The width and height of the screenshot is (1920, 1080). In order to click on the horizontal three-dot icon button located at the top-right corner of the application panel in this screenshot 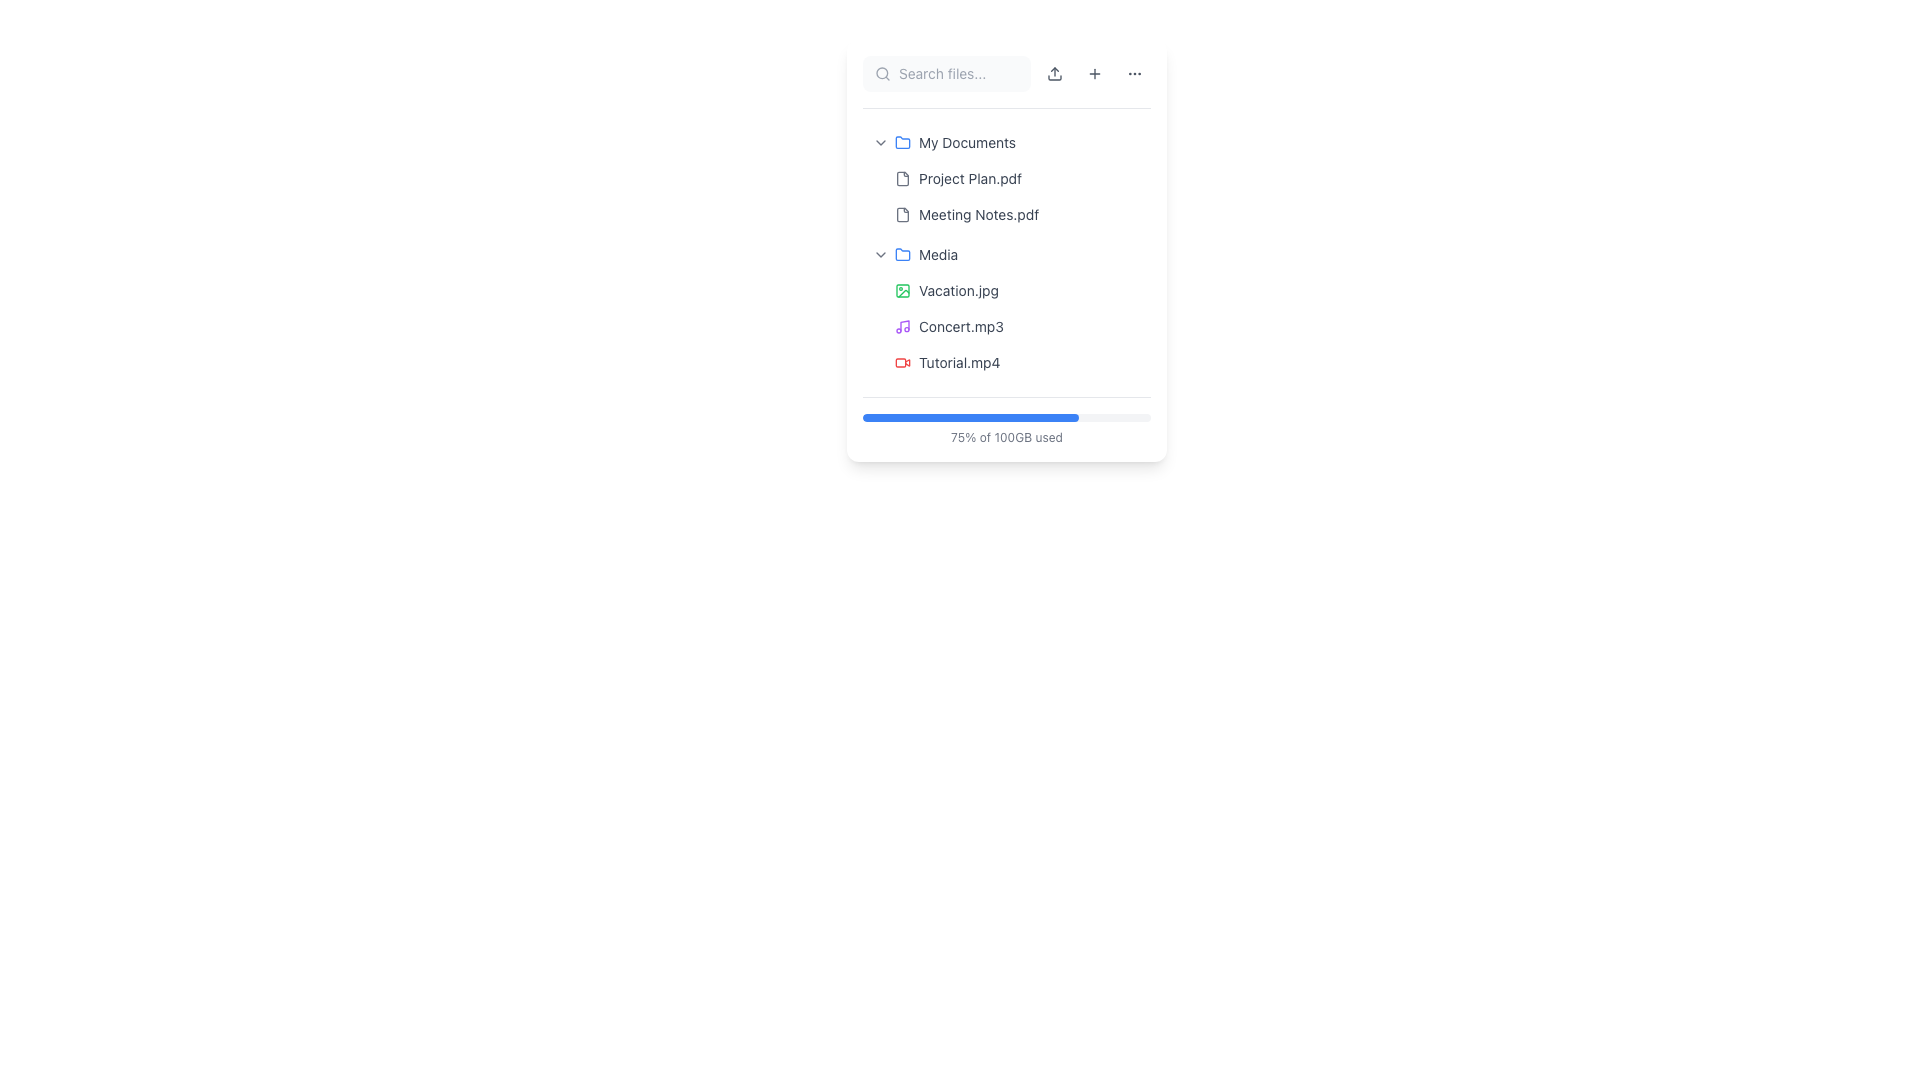, I will do `click(1134, 72)`.